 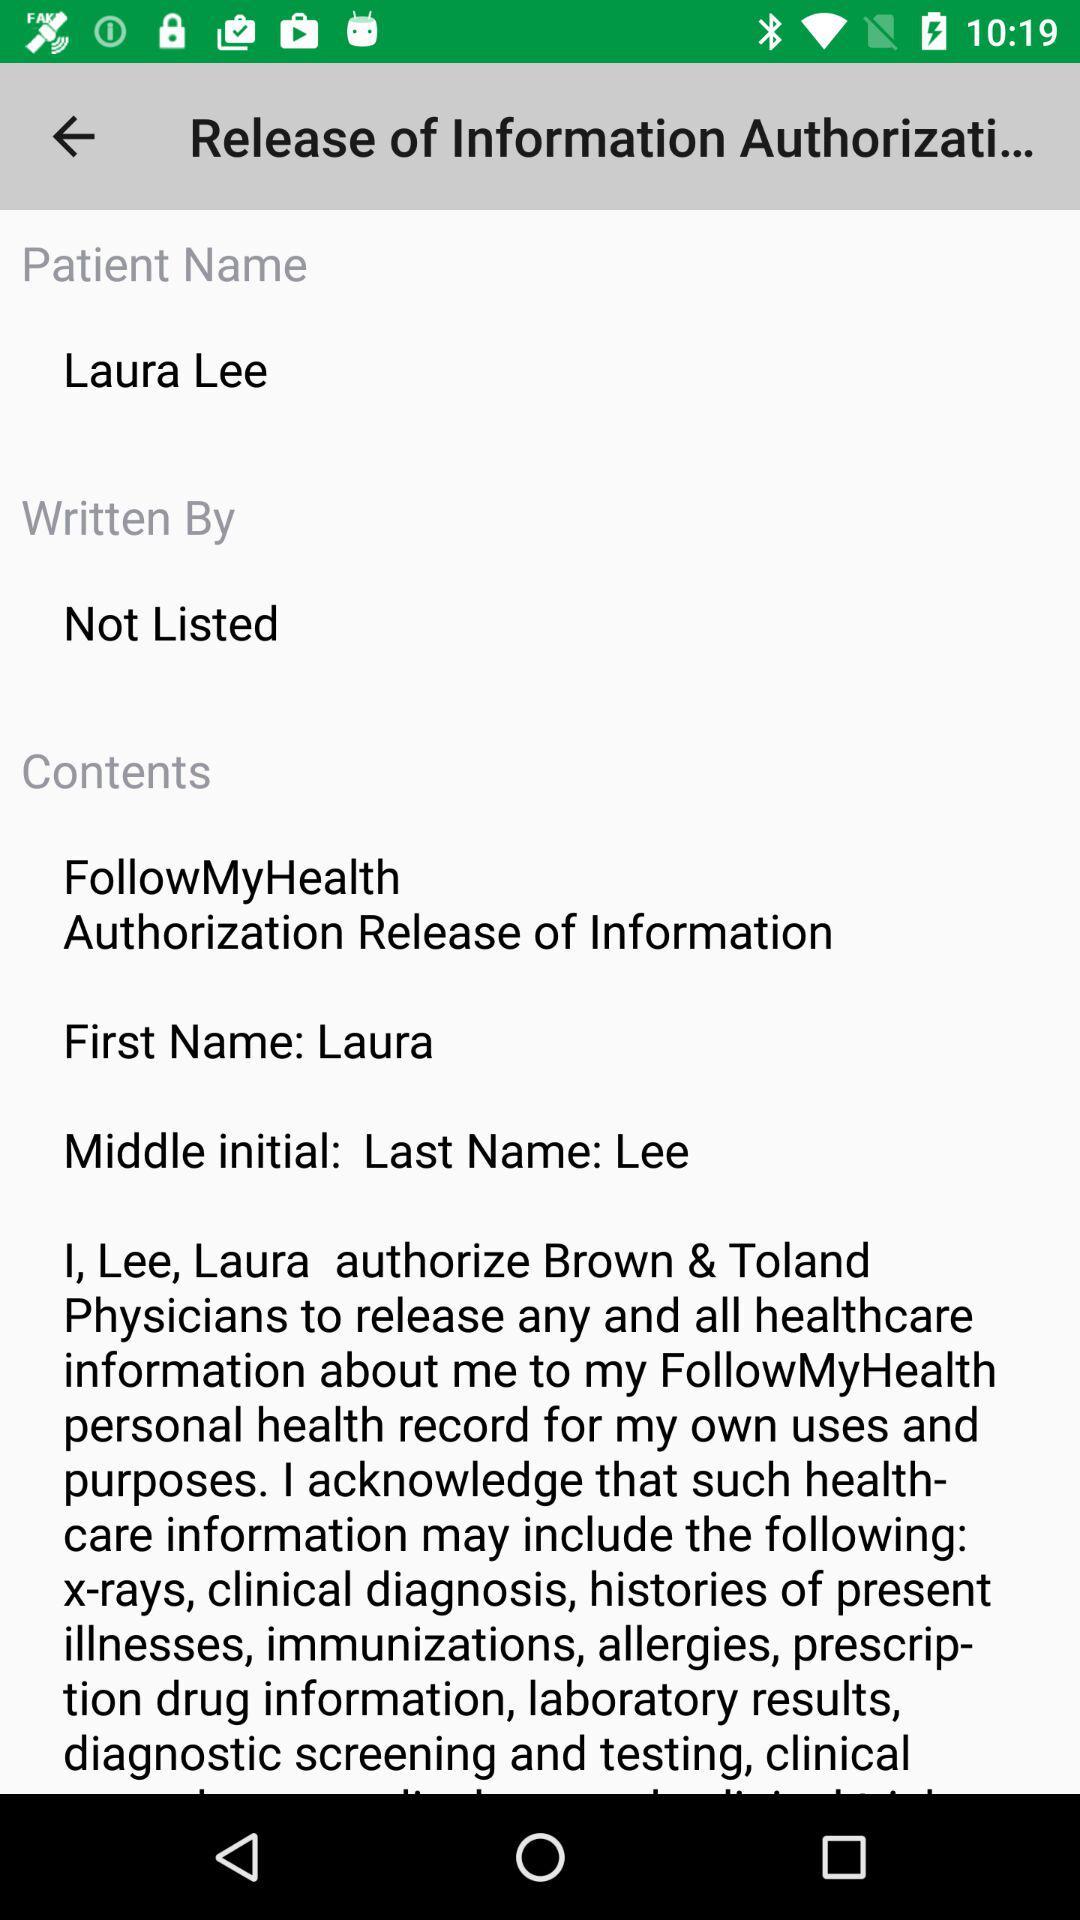 What do you see at coordinates (72, 135) in the screenshot?
I see `the item to the left of the release of information item` at bounding box center [72, 135].